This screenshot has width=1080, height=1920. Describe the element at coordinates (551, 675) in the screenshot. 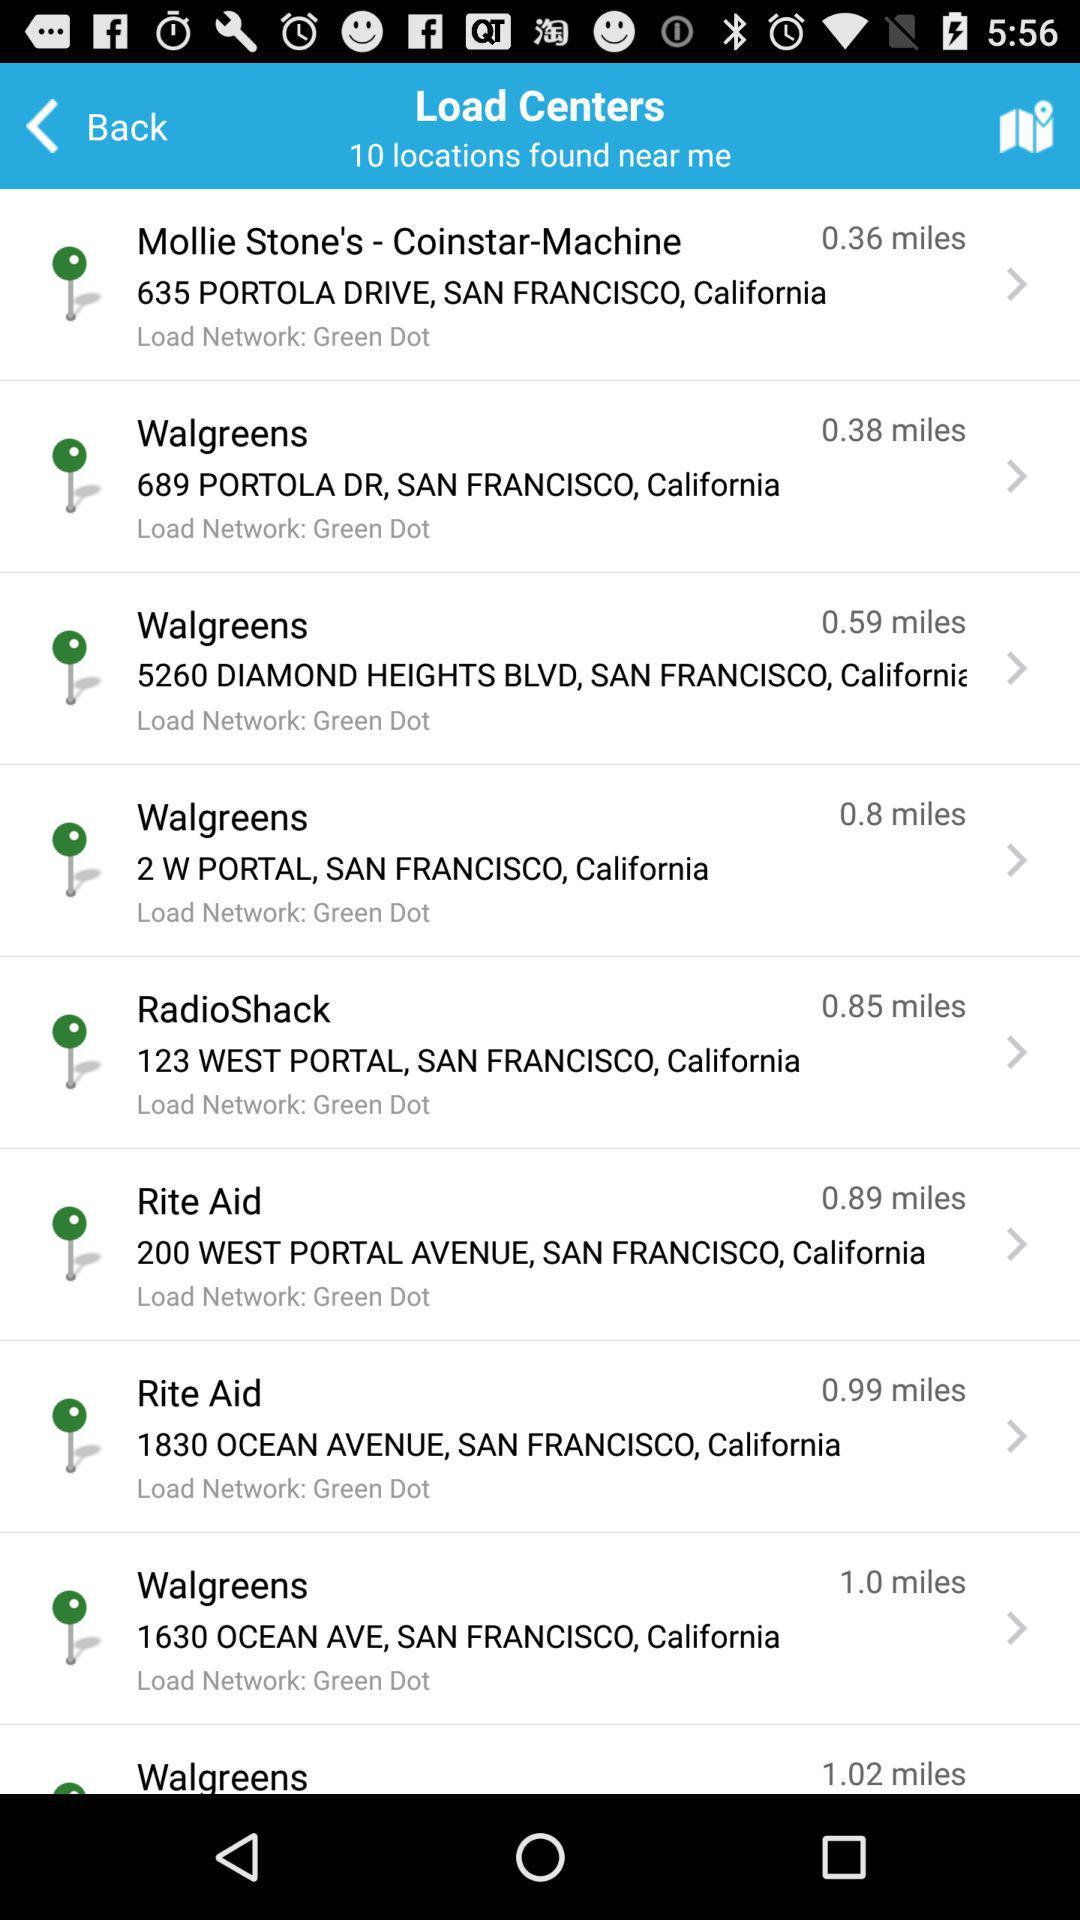

I see `5260 diamond heights item` at that location.